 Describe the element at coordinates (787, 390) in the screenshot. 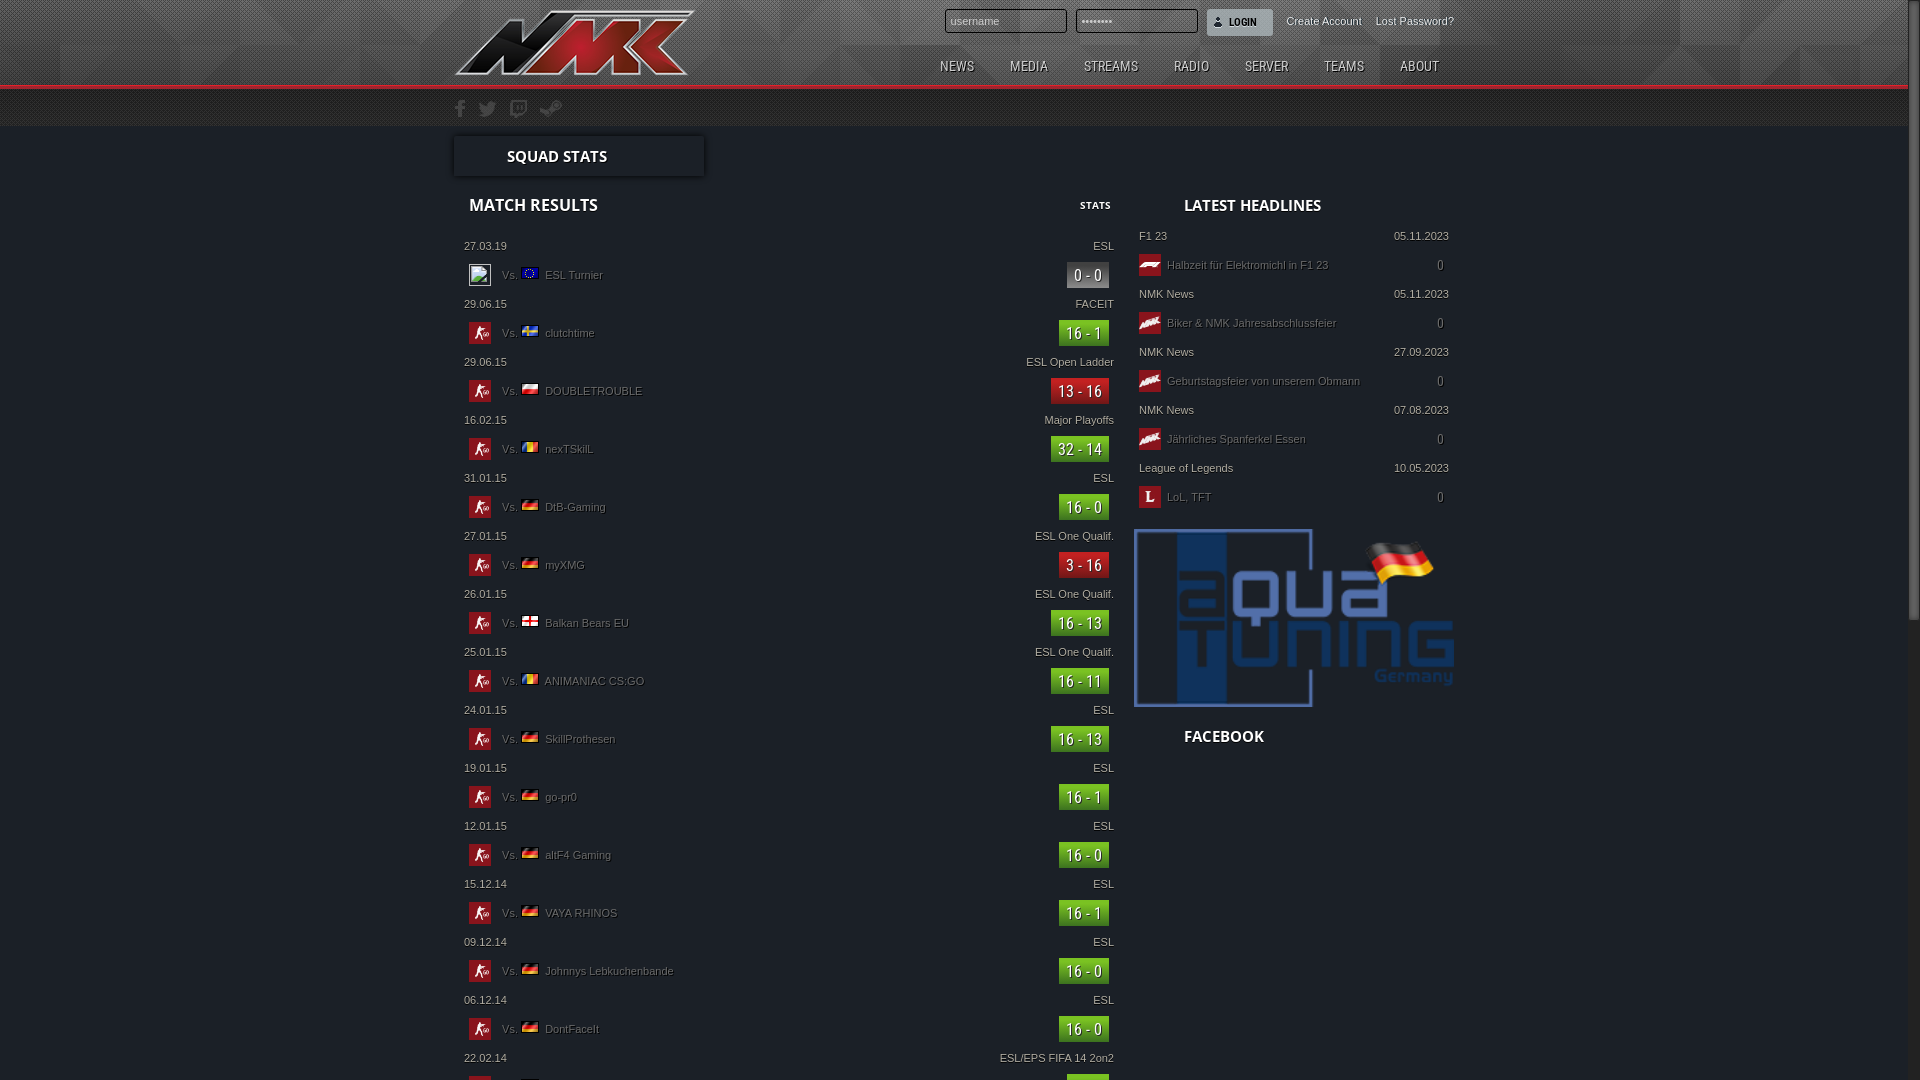

I see `'  Vs.   DOUBLETROUBLE` at that location.